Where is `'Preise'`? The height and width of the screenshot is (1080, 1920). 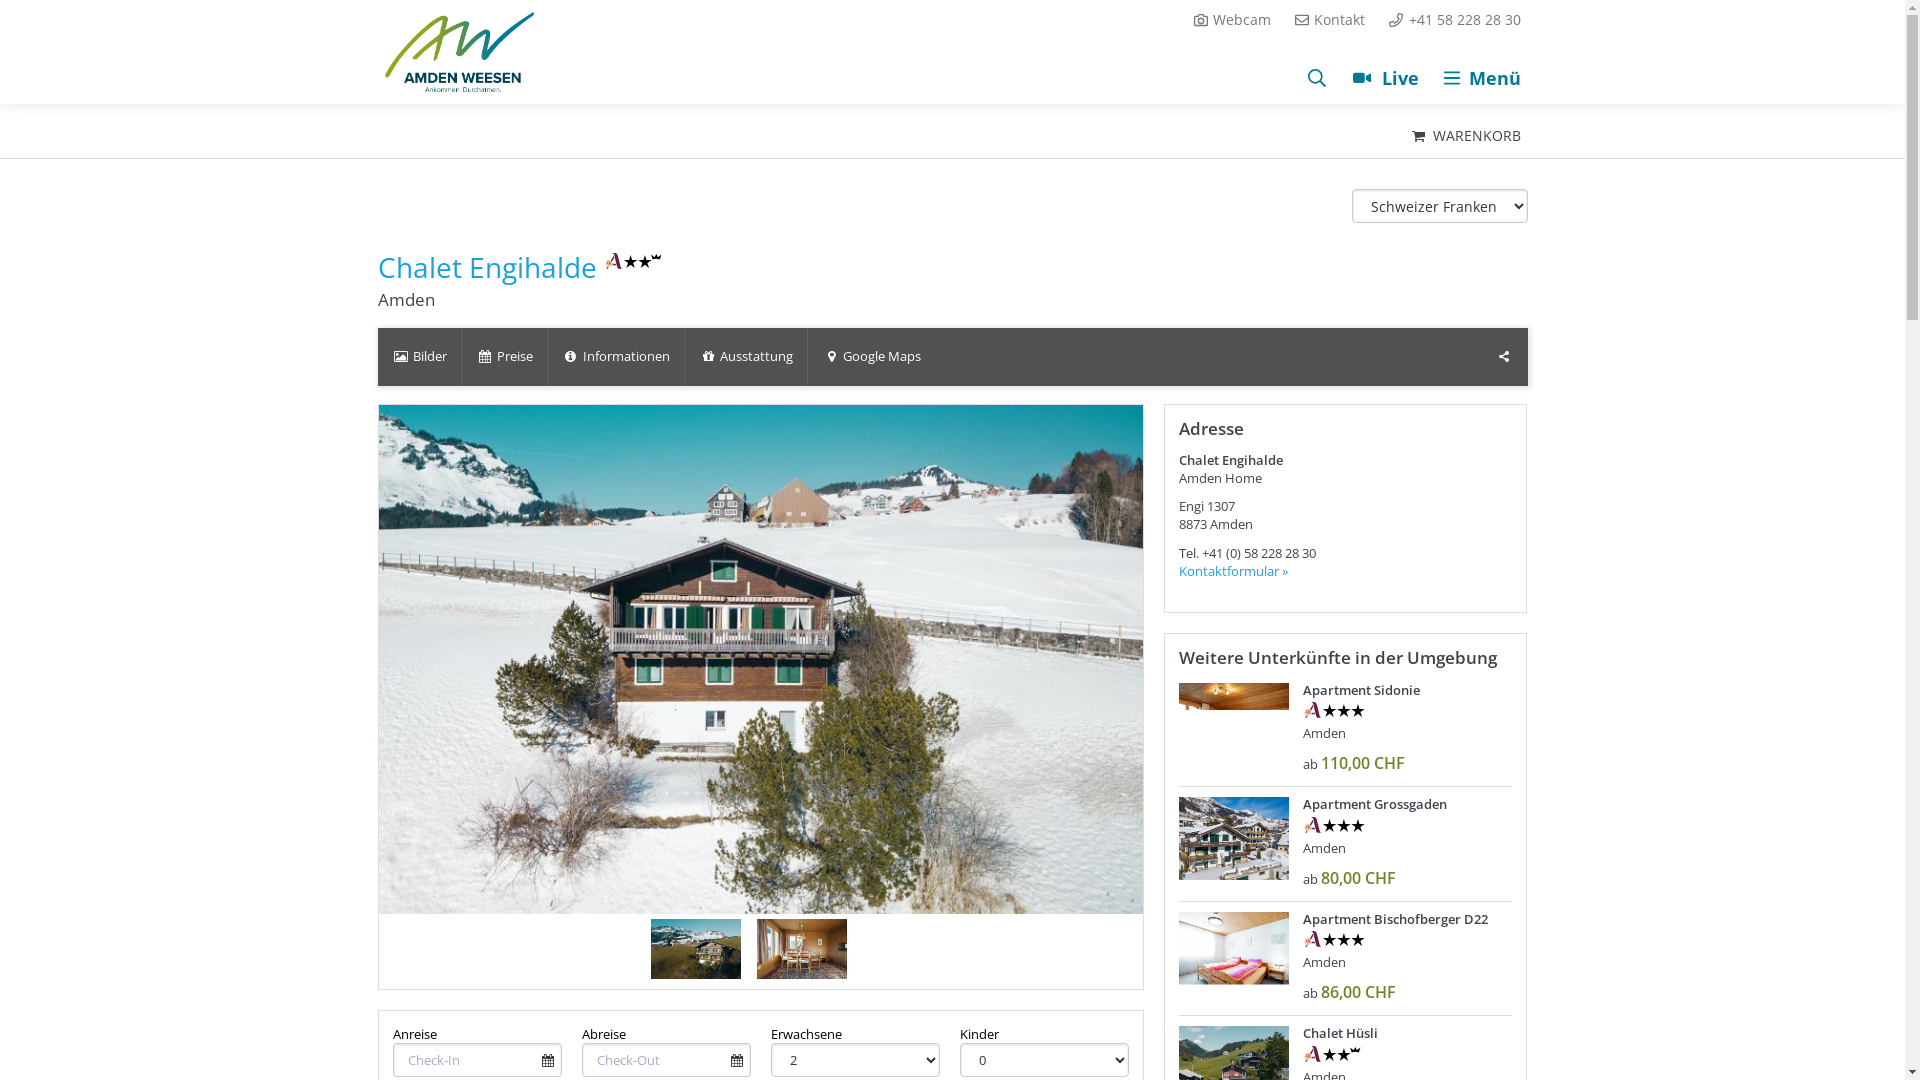
'Preise' is located at coordinates (504, 356).